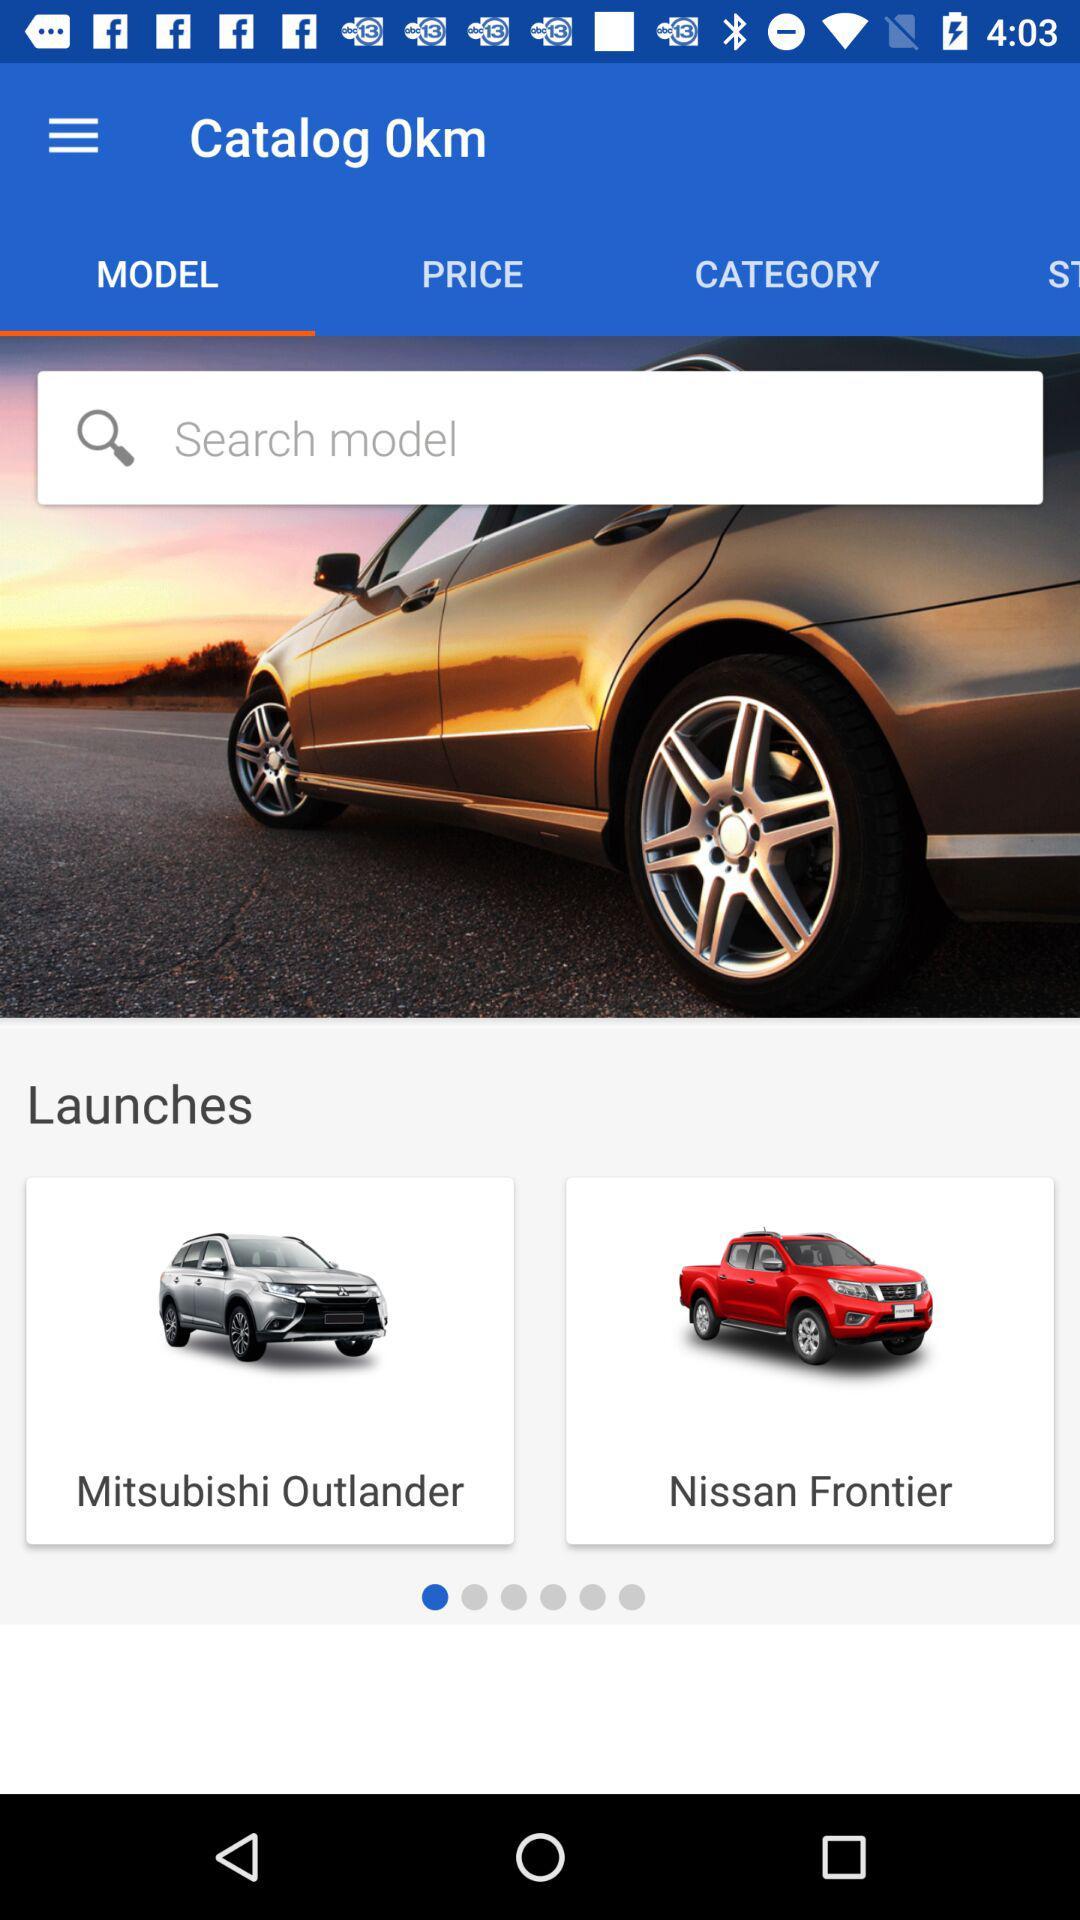 The image size is (1080, 1920). What do you see at coordinates (540, 436) in the screenshot?
I see `search option` at bounding box center [540, 436].